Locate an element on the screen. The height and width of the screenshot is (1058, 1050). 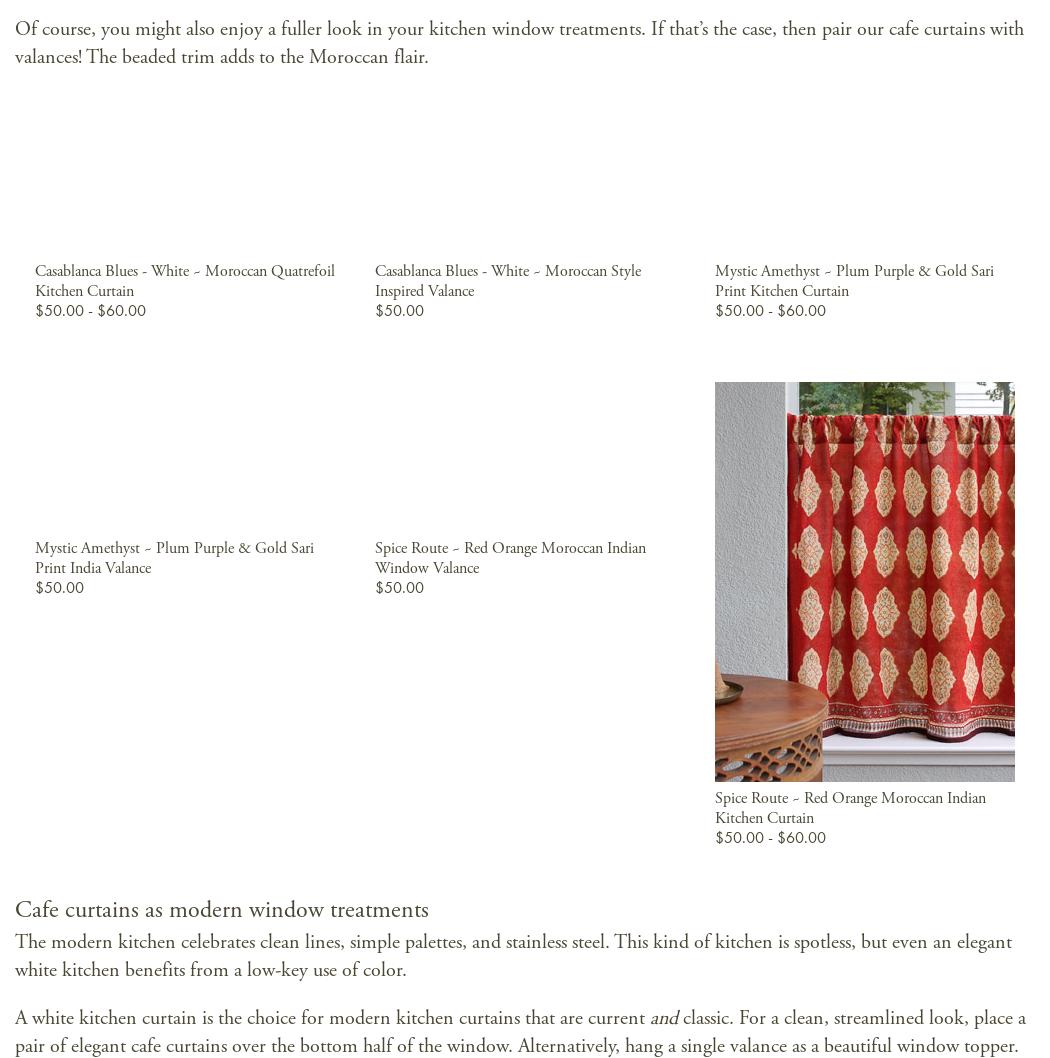
'Casablanca Blues - White ~ Moroccan Style Inspired Valance' is located at coordinates (506, 279).